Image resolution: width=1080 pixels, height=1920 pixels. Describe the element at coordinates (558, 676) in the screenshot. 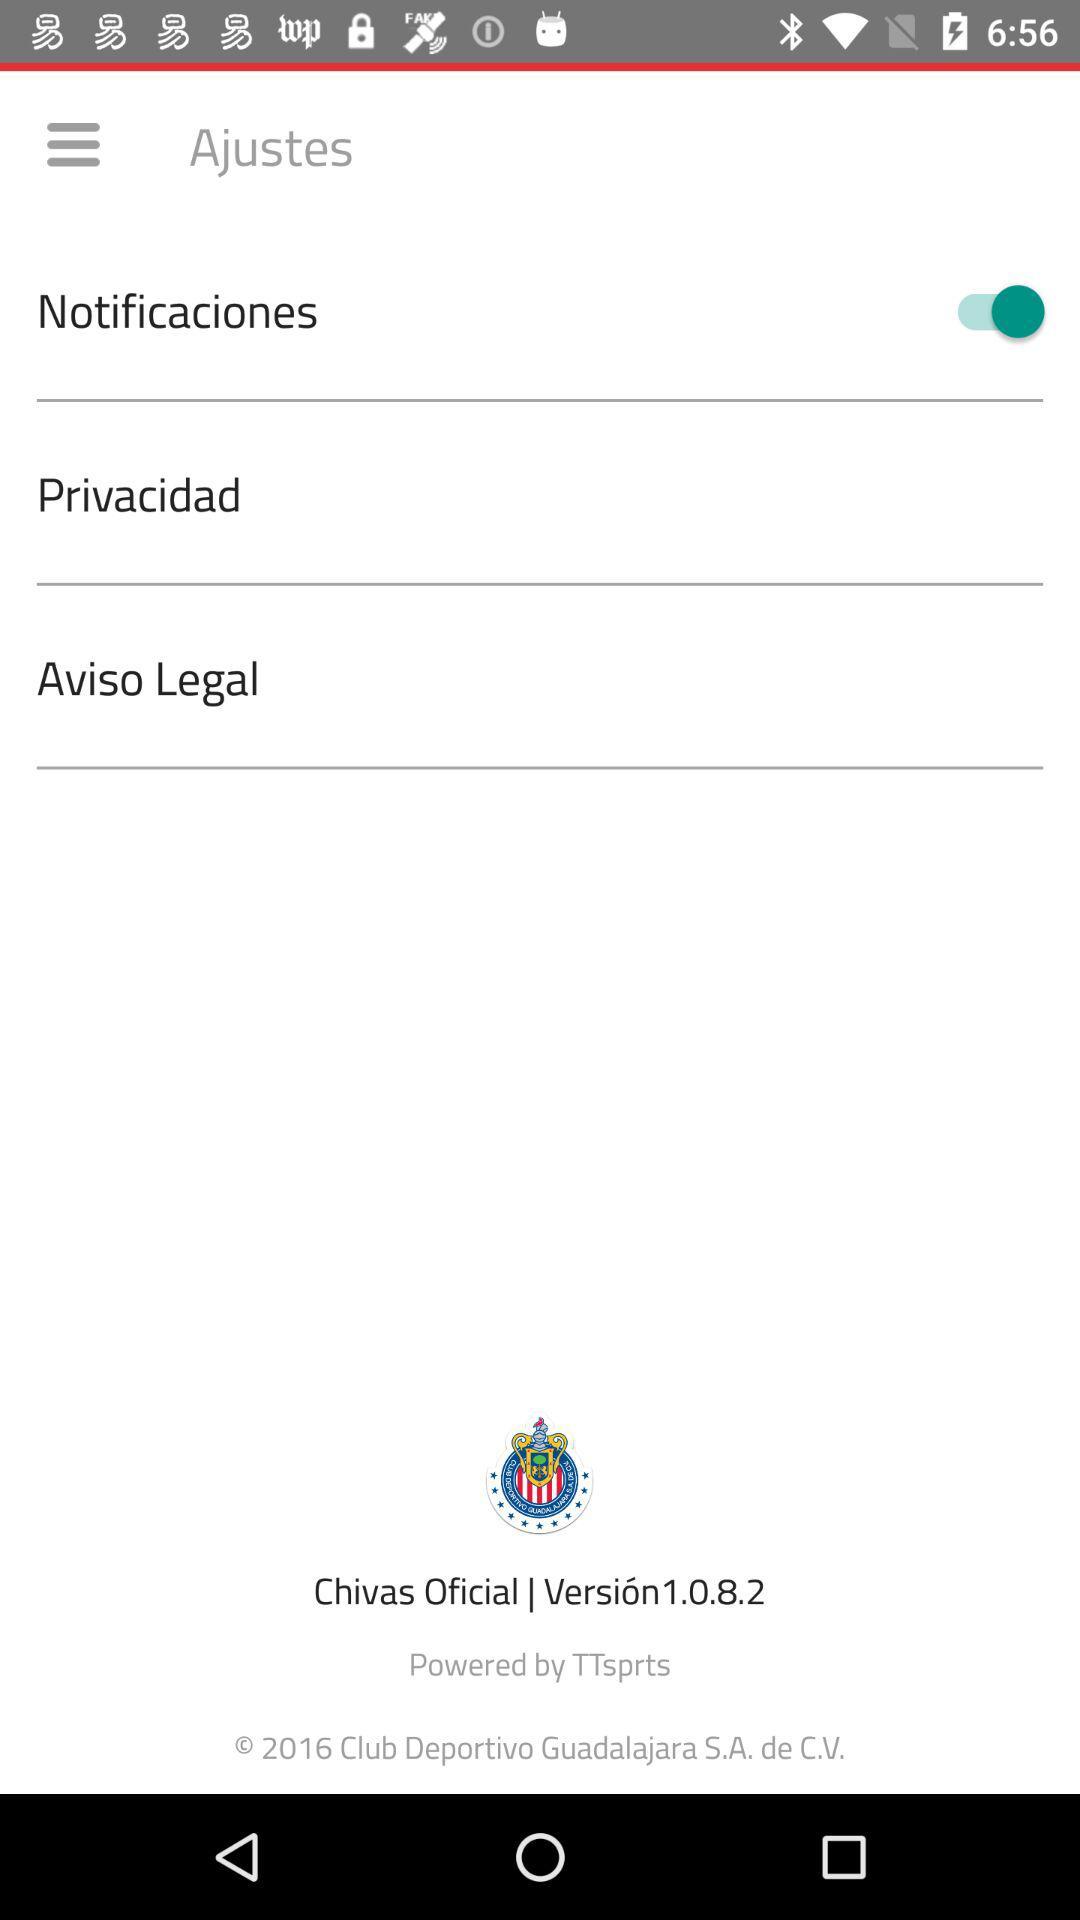

I see `the aviso legal item` at that location.